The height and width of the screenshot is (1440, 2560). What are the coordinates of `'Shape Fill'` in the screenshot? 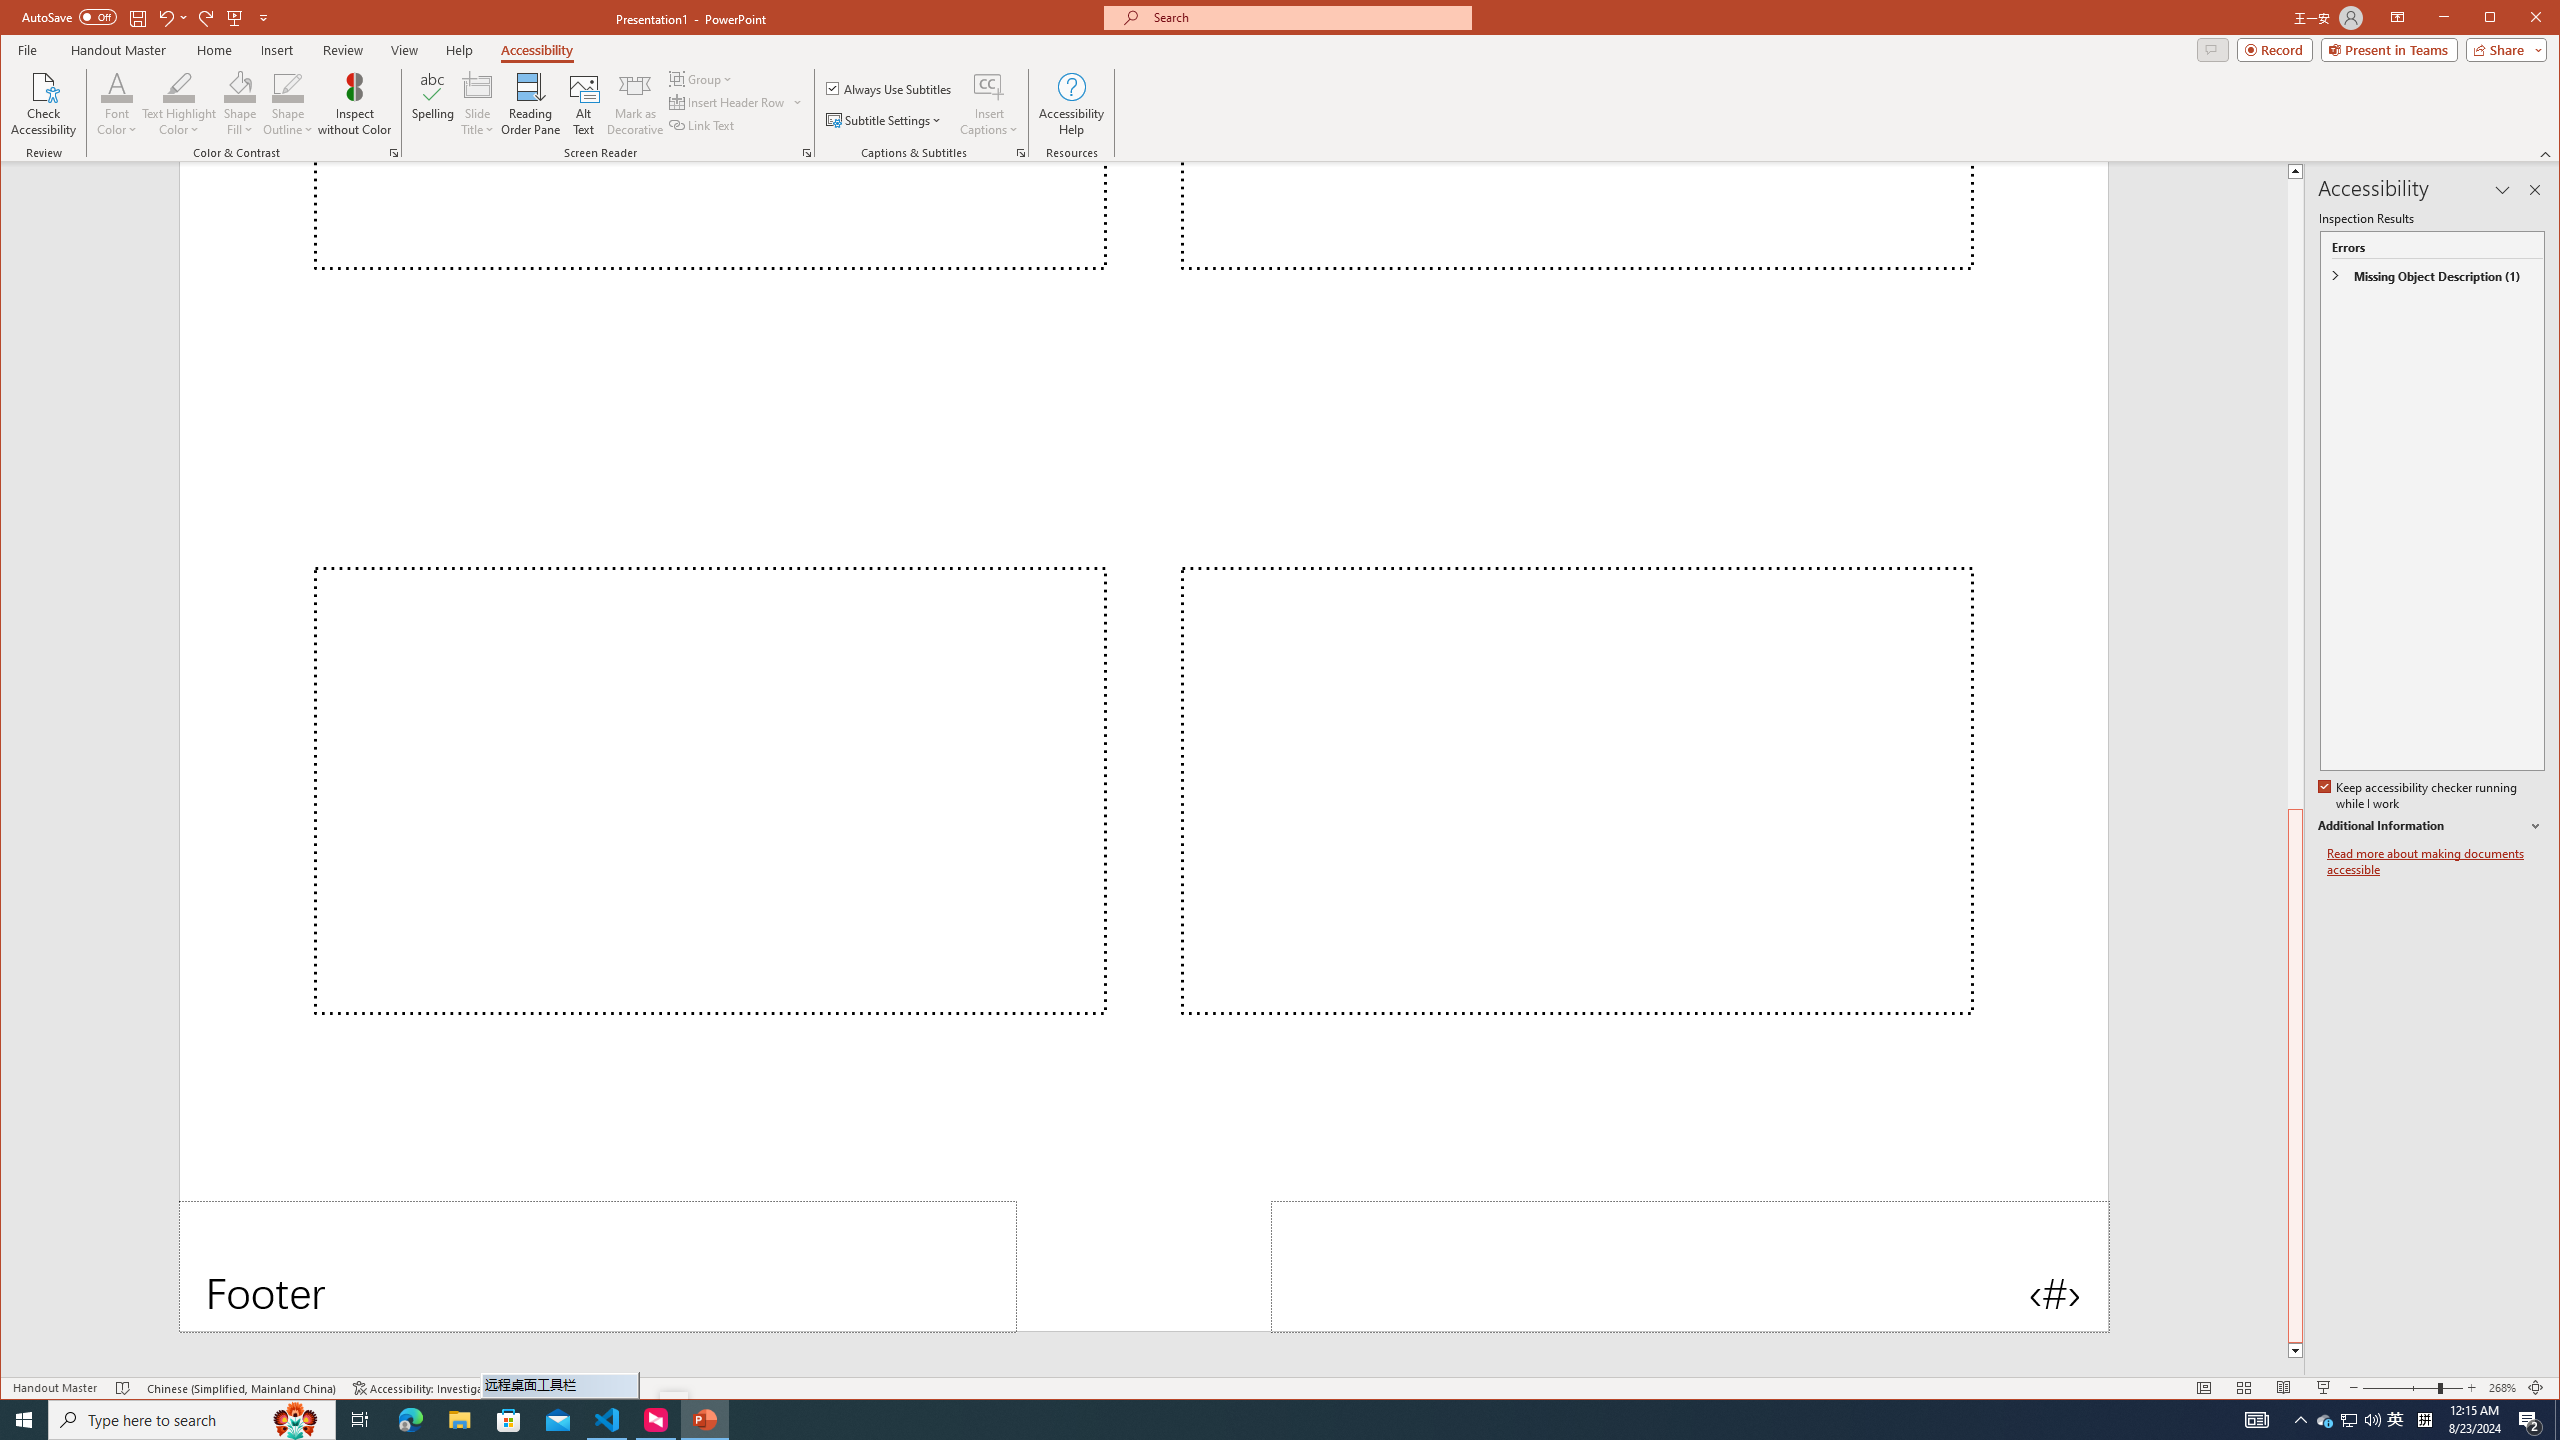 It's located at (240, 103).